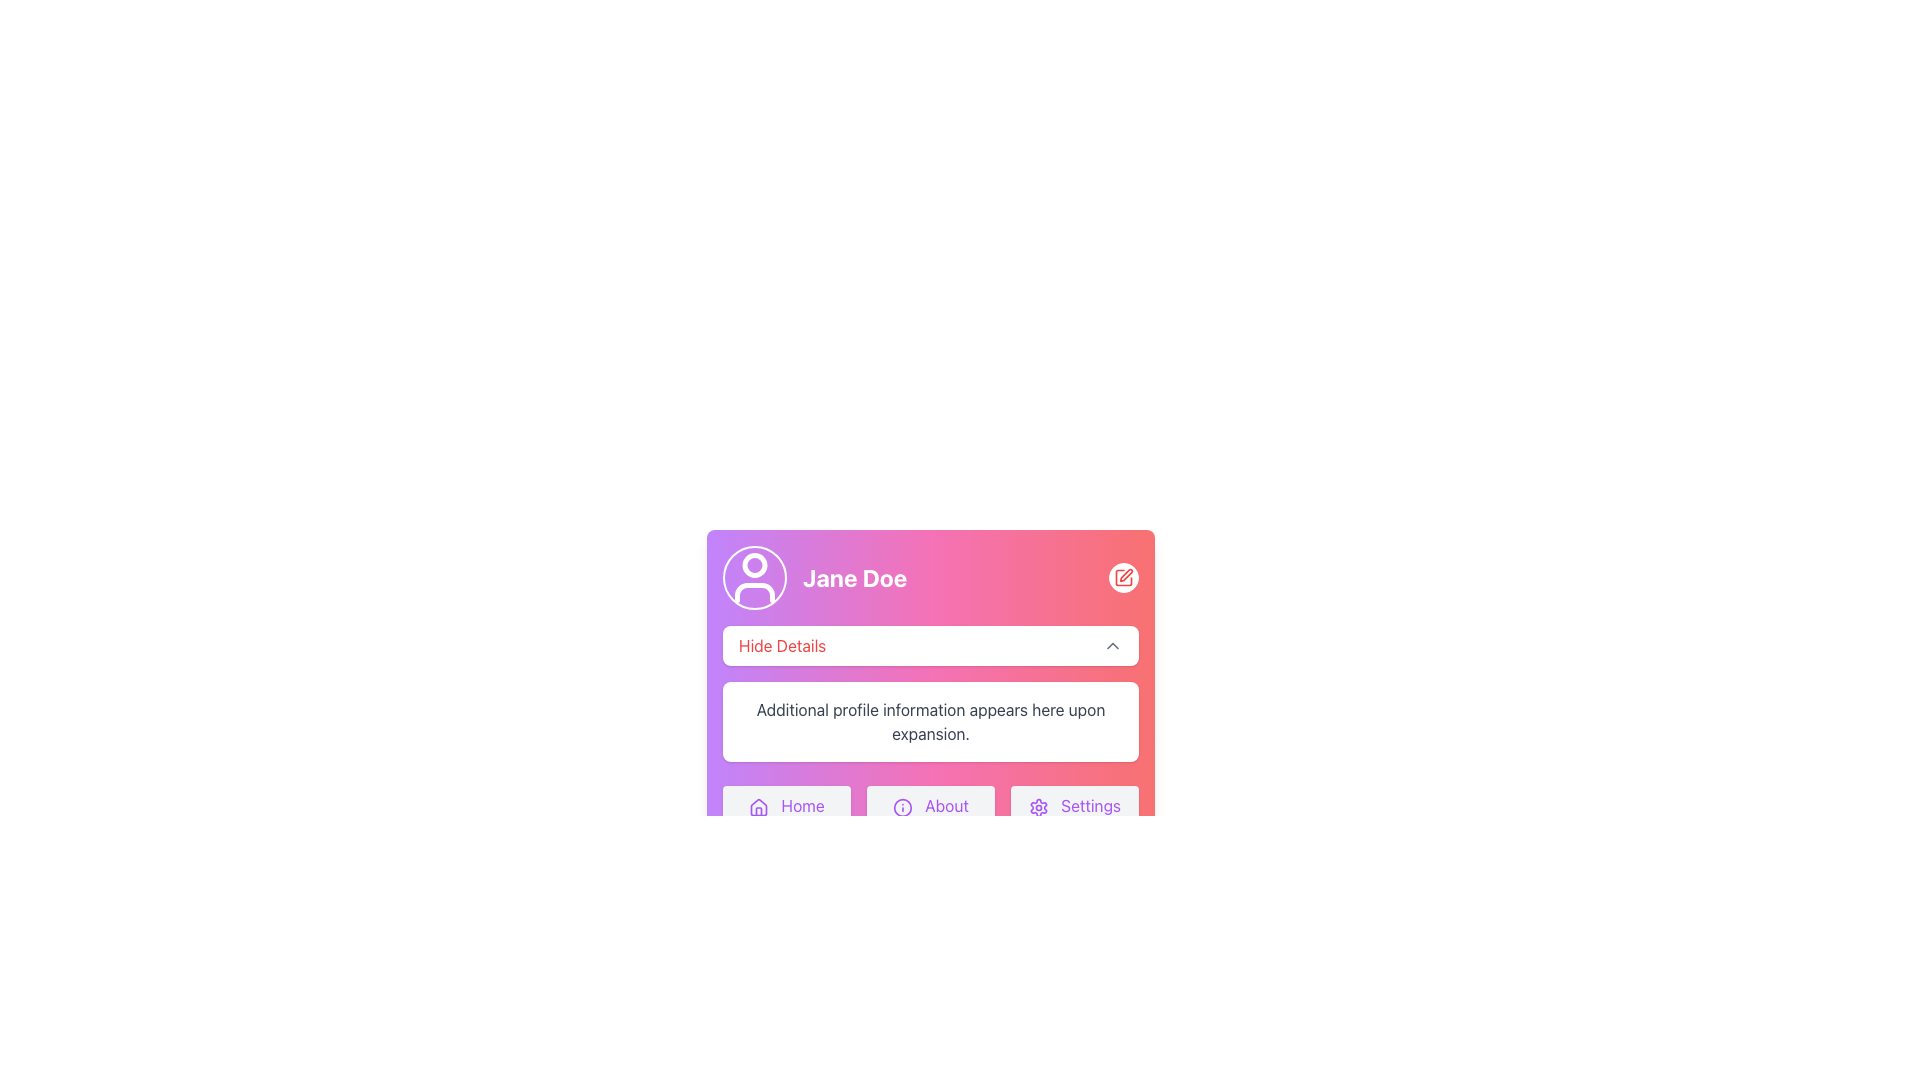  I want to click on the red square-shaped icon button with a pencil symbol inside, located at the top-right corner of the profile card, so click(1123, 578).